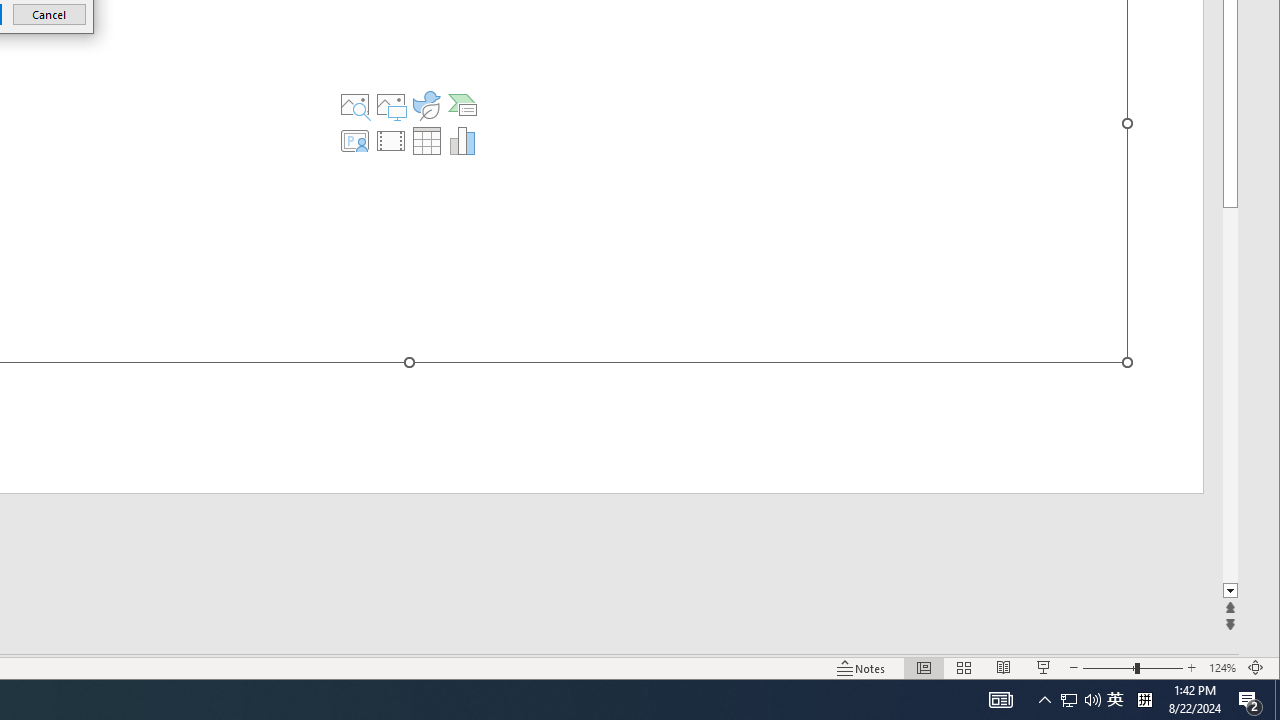 The height and width of the screenshot is (720, 1280). Describe the element at coordinates (355, 105) in the screenshot. I see `'Stock Images'` at that location.